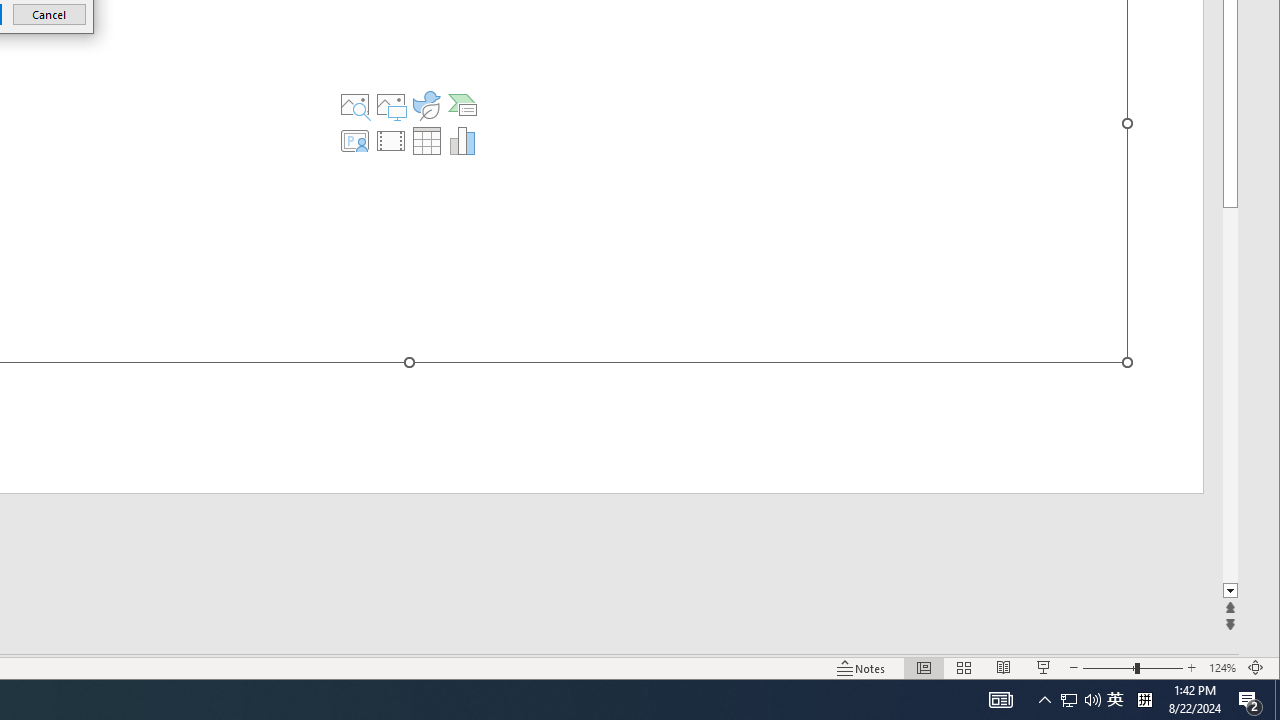 The height and width of the screenshot is (720, 1280). Describe the element at coordinates (355, 105) in the screenshot. I see `'Stock Images'` at that location.